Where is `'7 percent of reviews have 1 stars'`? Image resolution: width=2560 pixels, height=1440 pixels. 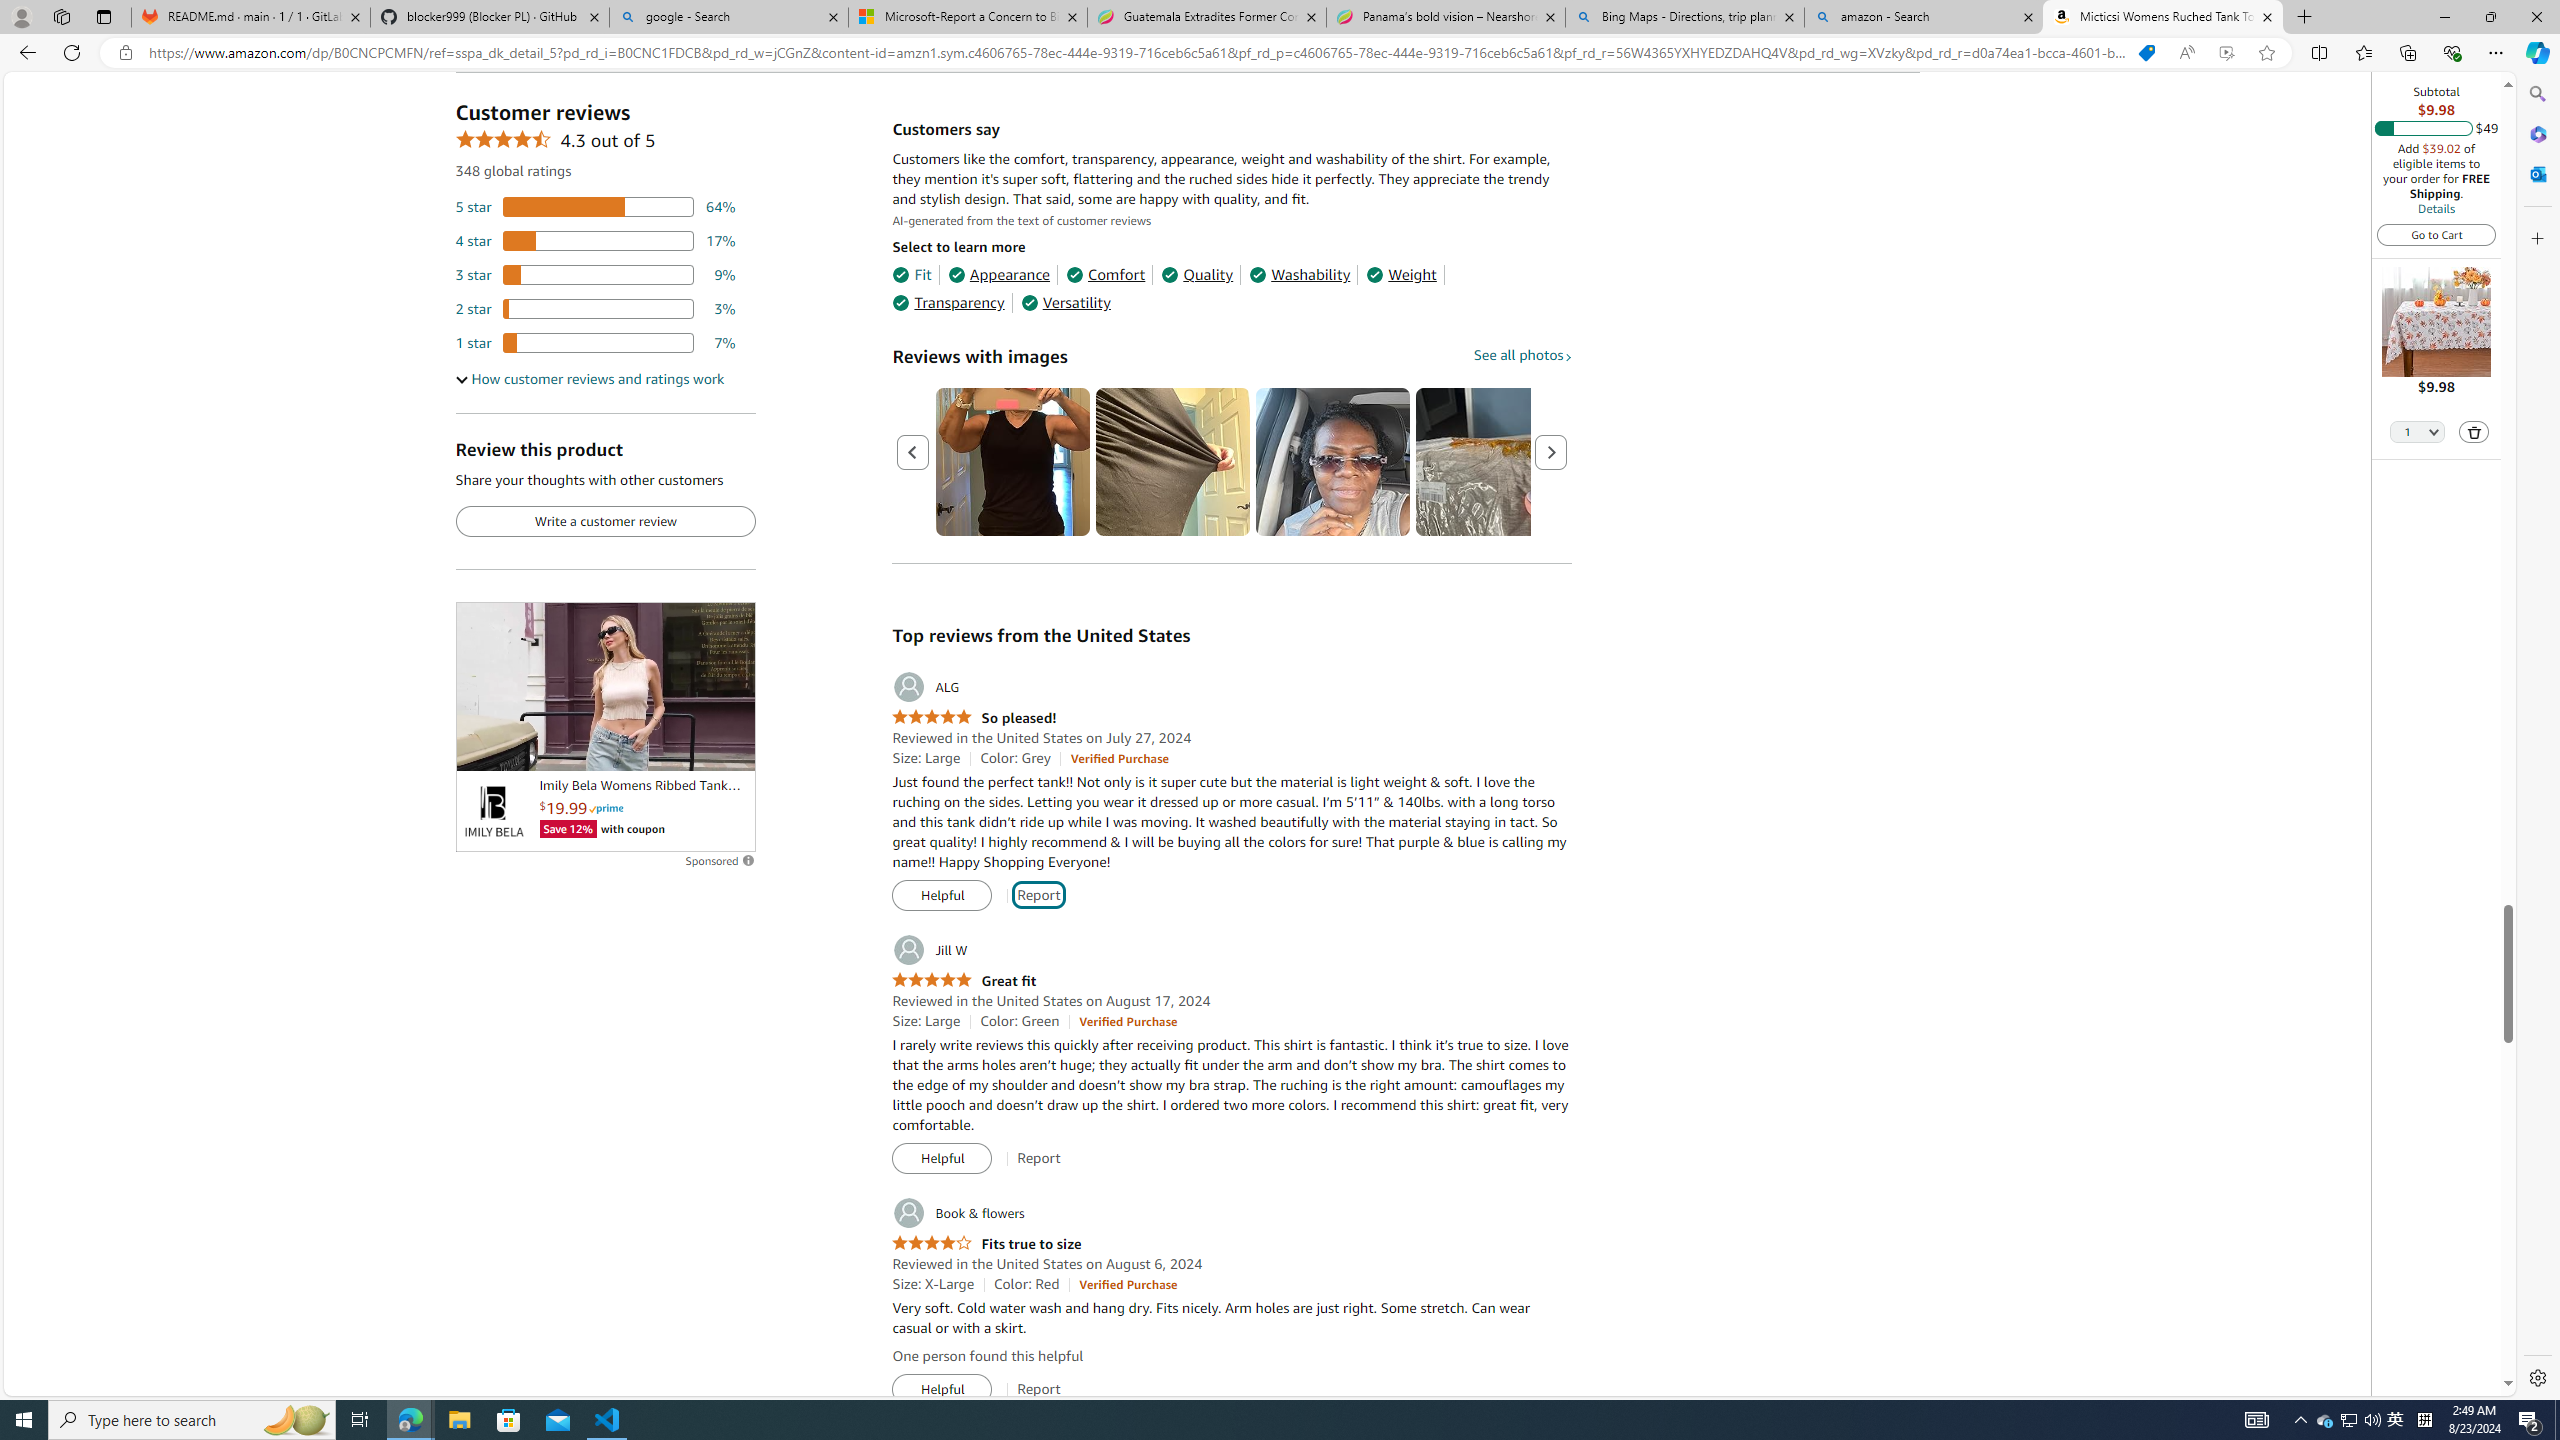 '7 percent of reviews have 1 stars' is located at coordinates (595, 342).